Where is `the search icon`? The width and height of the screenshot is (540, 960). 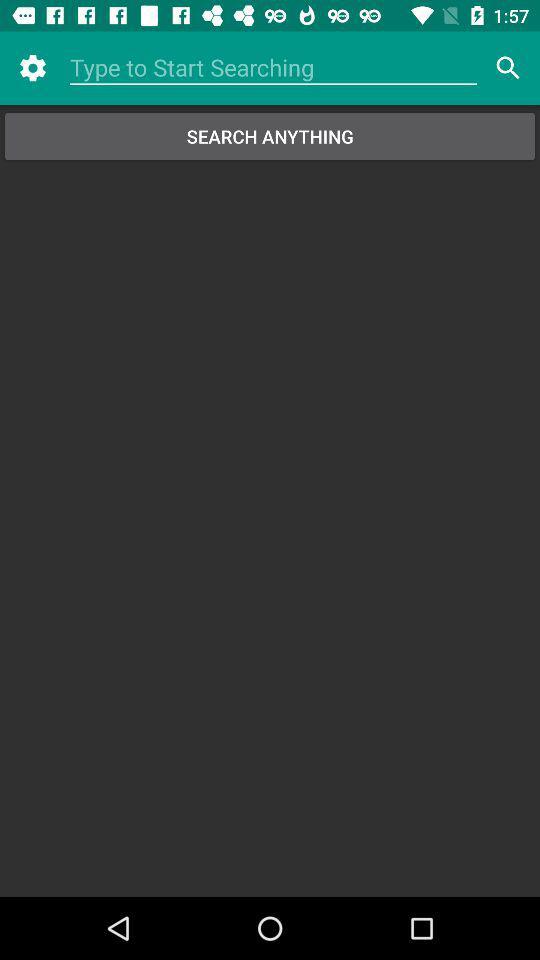
the search icon is located at coordinates (508, 68).